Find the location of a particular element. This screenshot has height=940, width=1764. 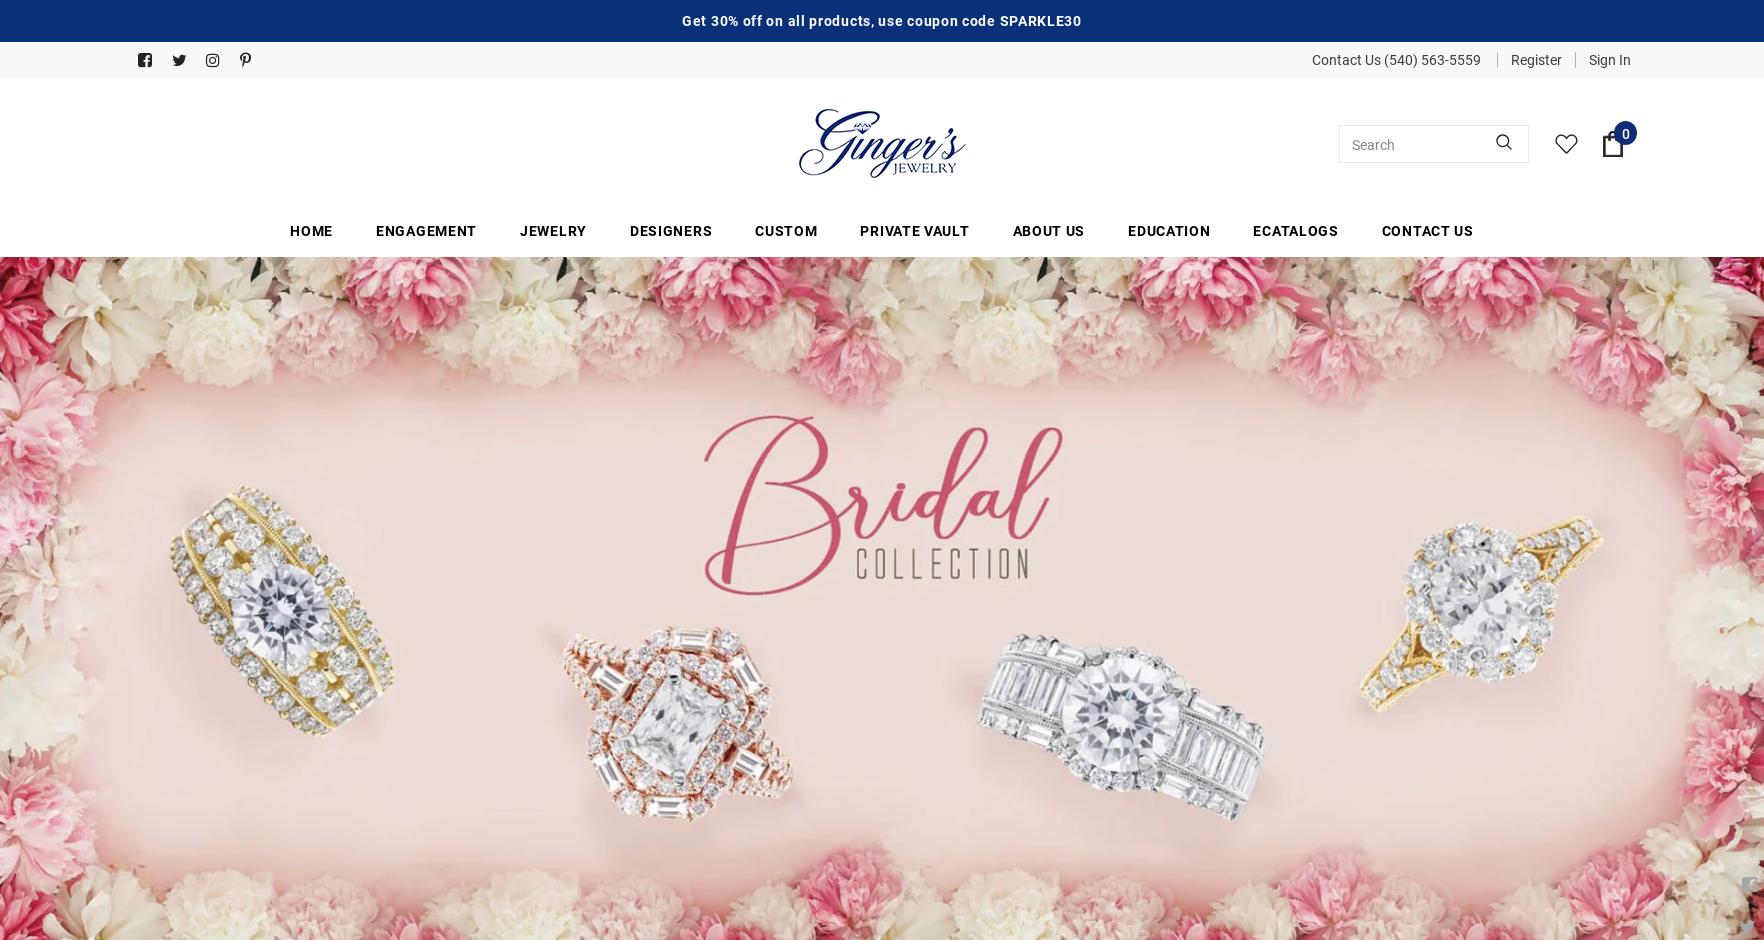

'Designers' is located at coordinates (670, 229).